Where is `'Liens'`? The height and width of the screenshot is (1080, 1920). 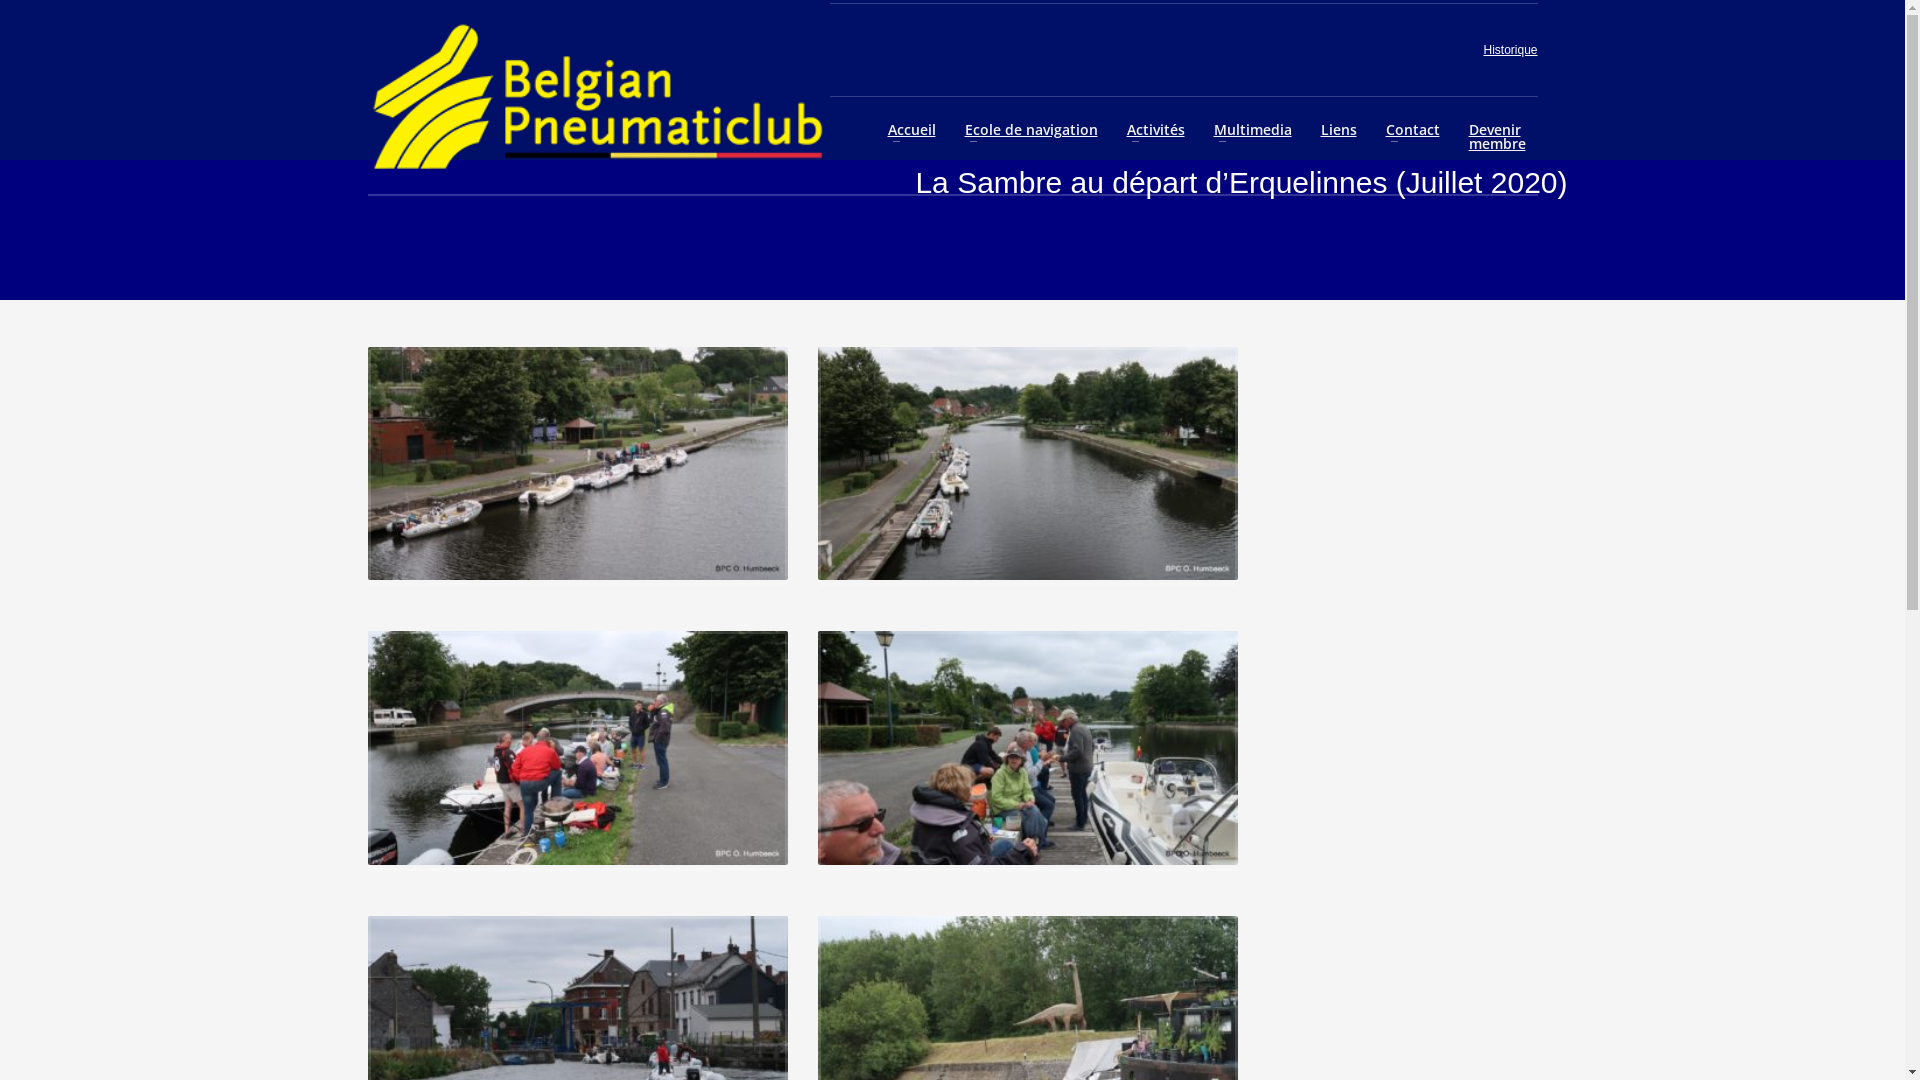 'Liens' is located at coordinates (1339, 130).